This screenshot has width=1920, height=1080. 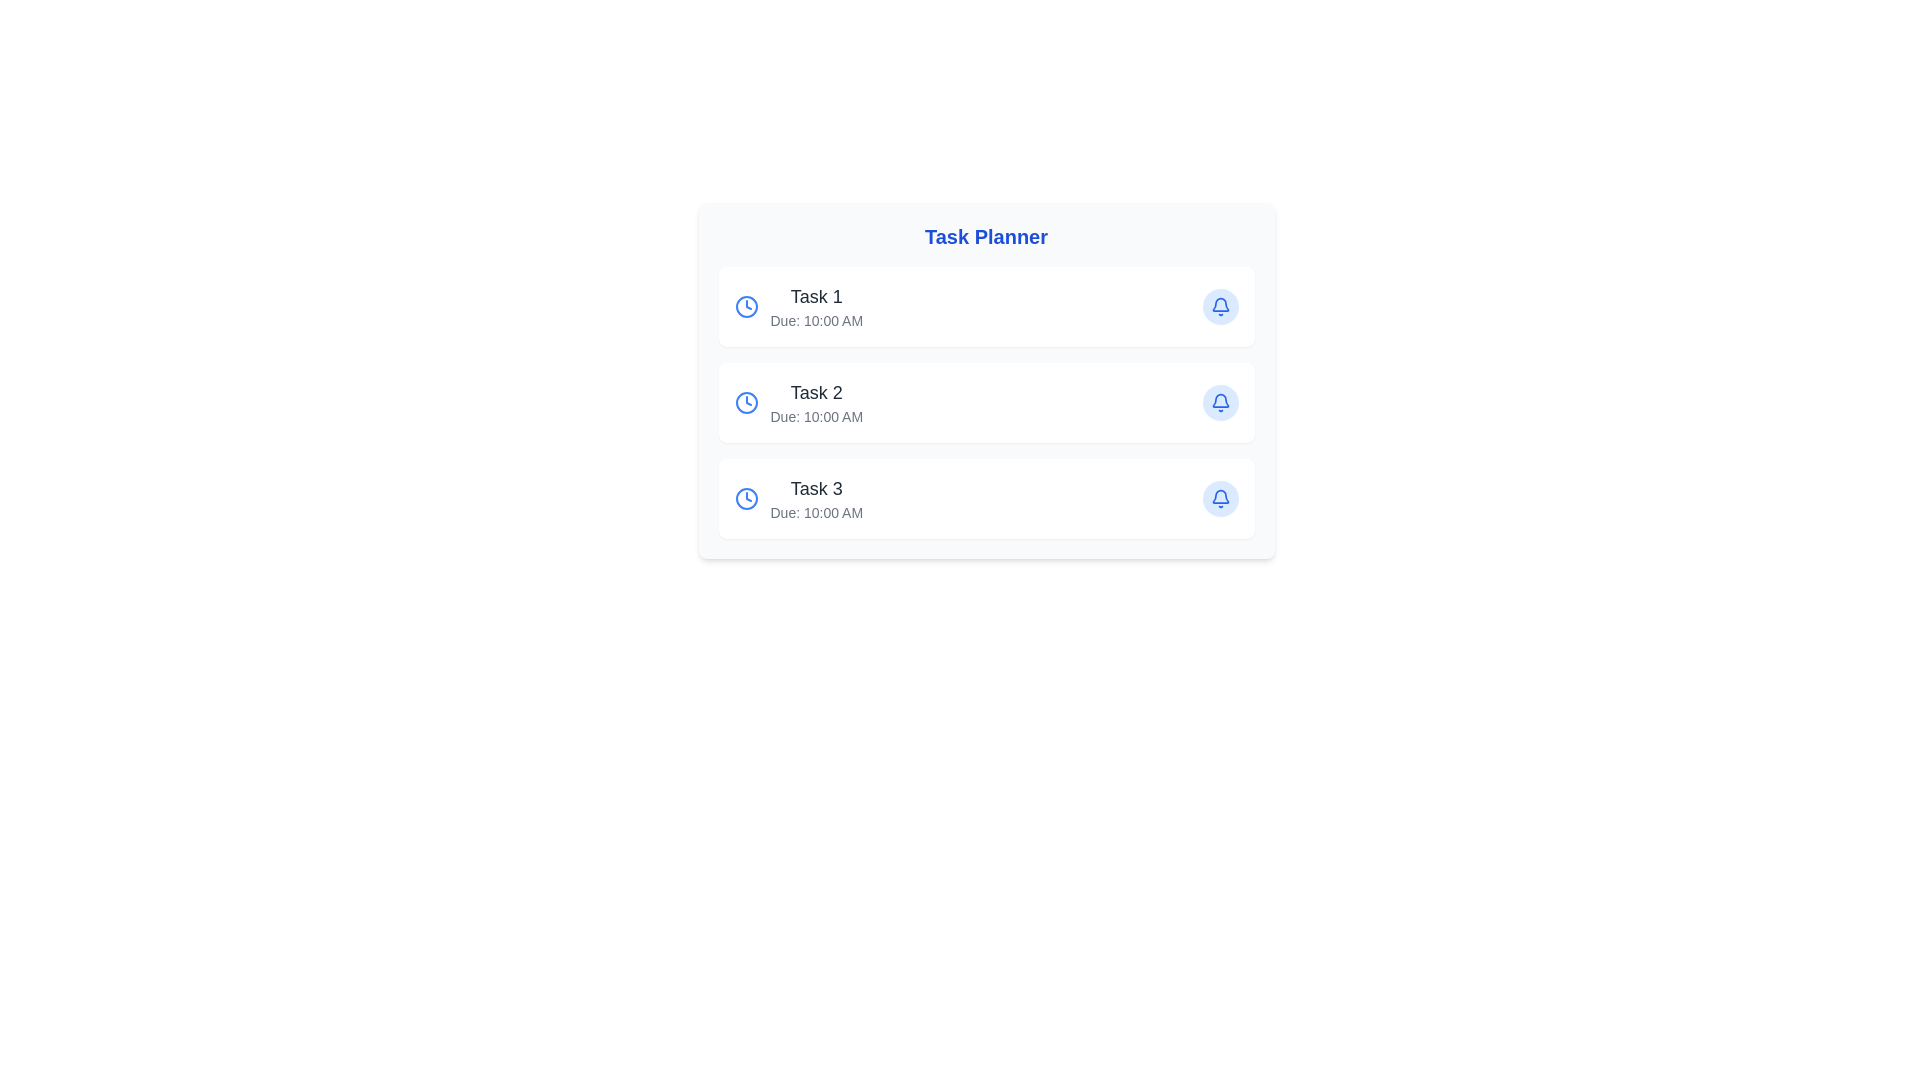 I want to click on the circular blue button with a bell icon located in the first task row labeled 'Task 1', so click(x=1219, y=307).